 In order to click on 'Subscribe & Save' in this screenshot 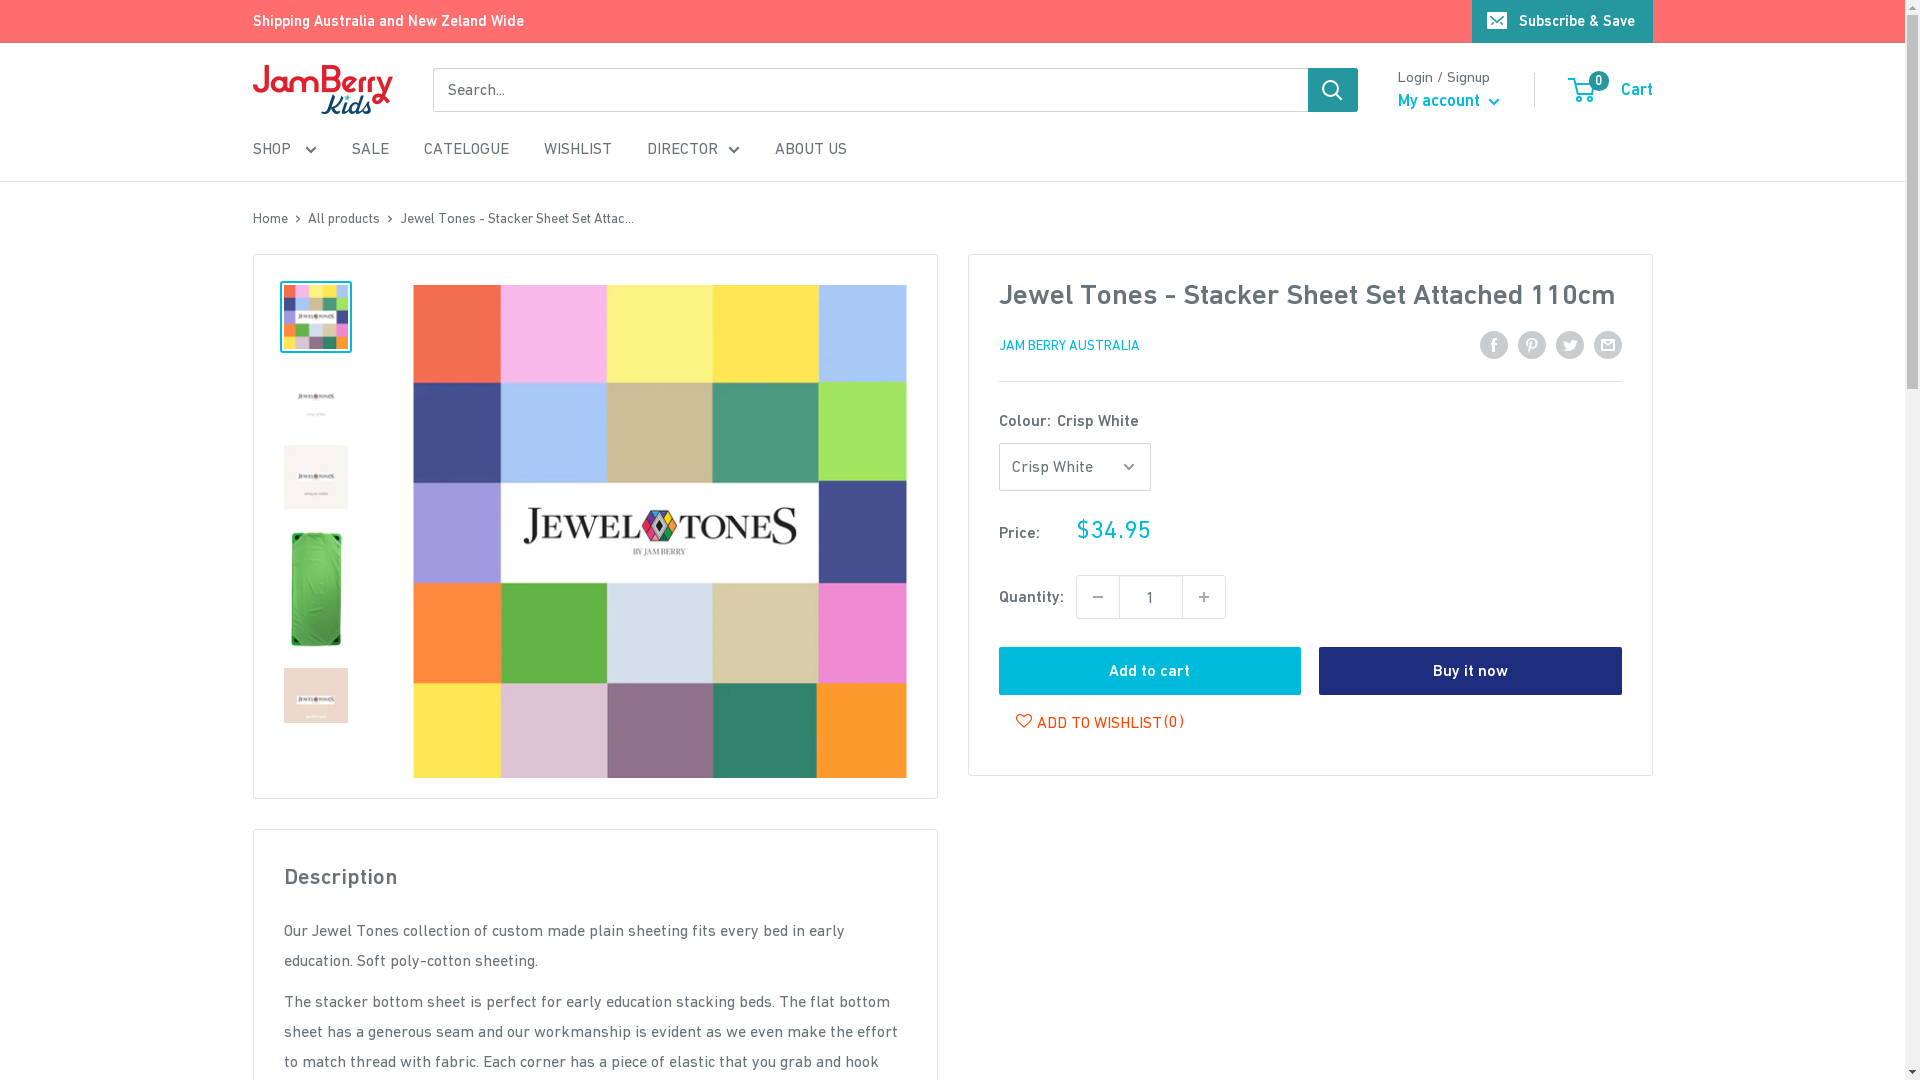, I will do `click(1472, 20)`.